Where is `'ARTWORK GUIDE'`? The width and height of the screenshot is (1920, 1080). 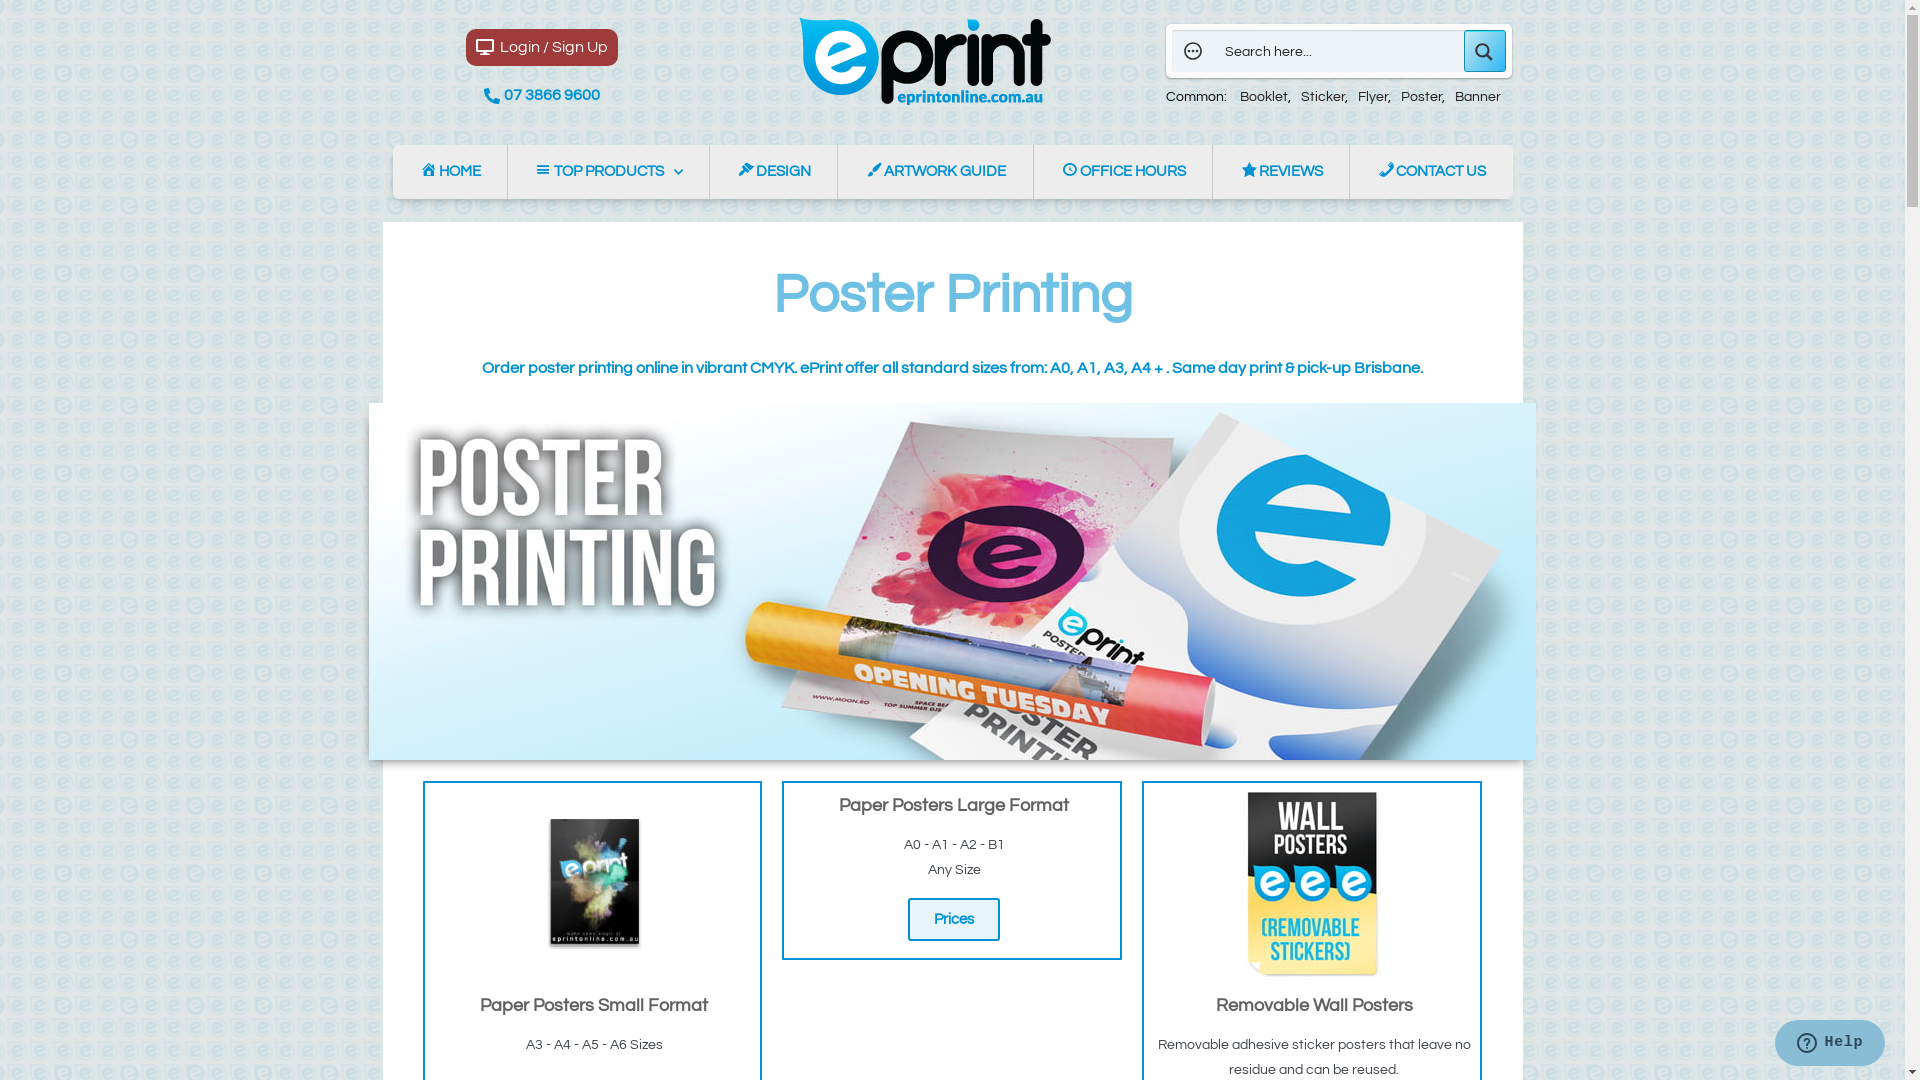
'ARTWORK GUIDE' is located at coordinates (934, 171).